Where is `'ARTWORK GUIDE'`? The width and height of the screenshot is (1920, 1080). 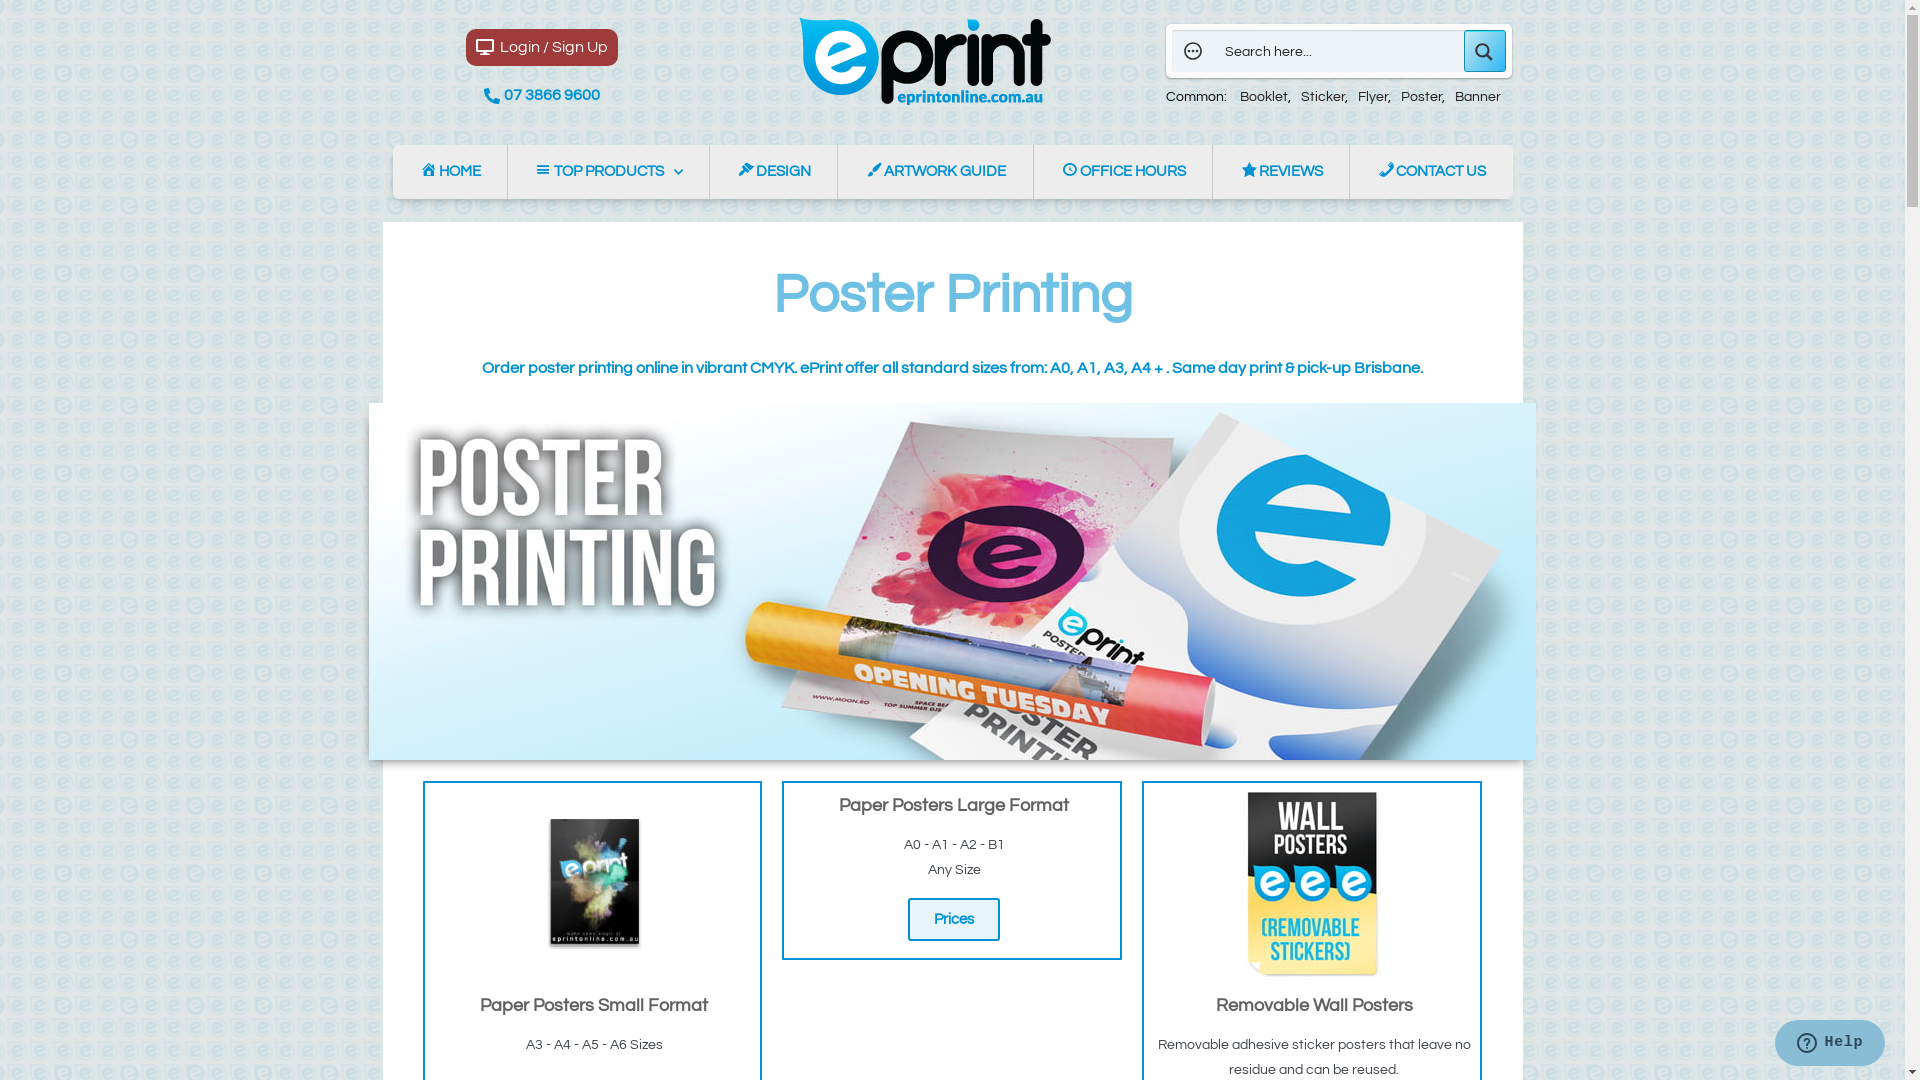
'ARTWORK GUIDE' is located at coordinates (934, 171).